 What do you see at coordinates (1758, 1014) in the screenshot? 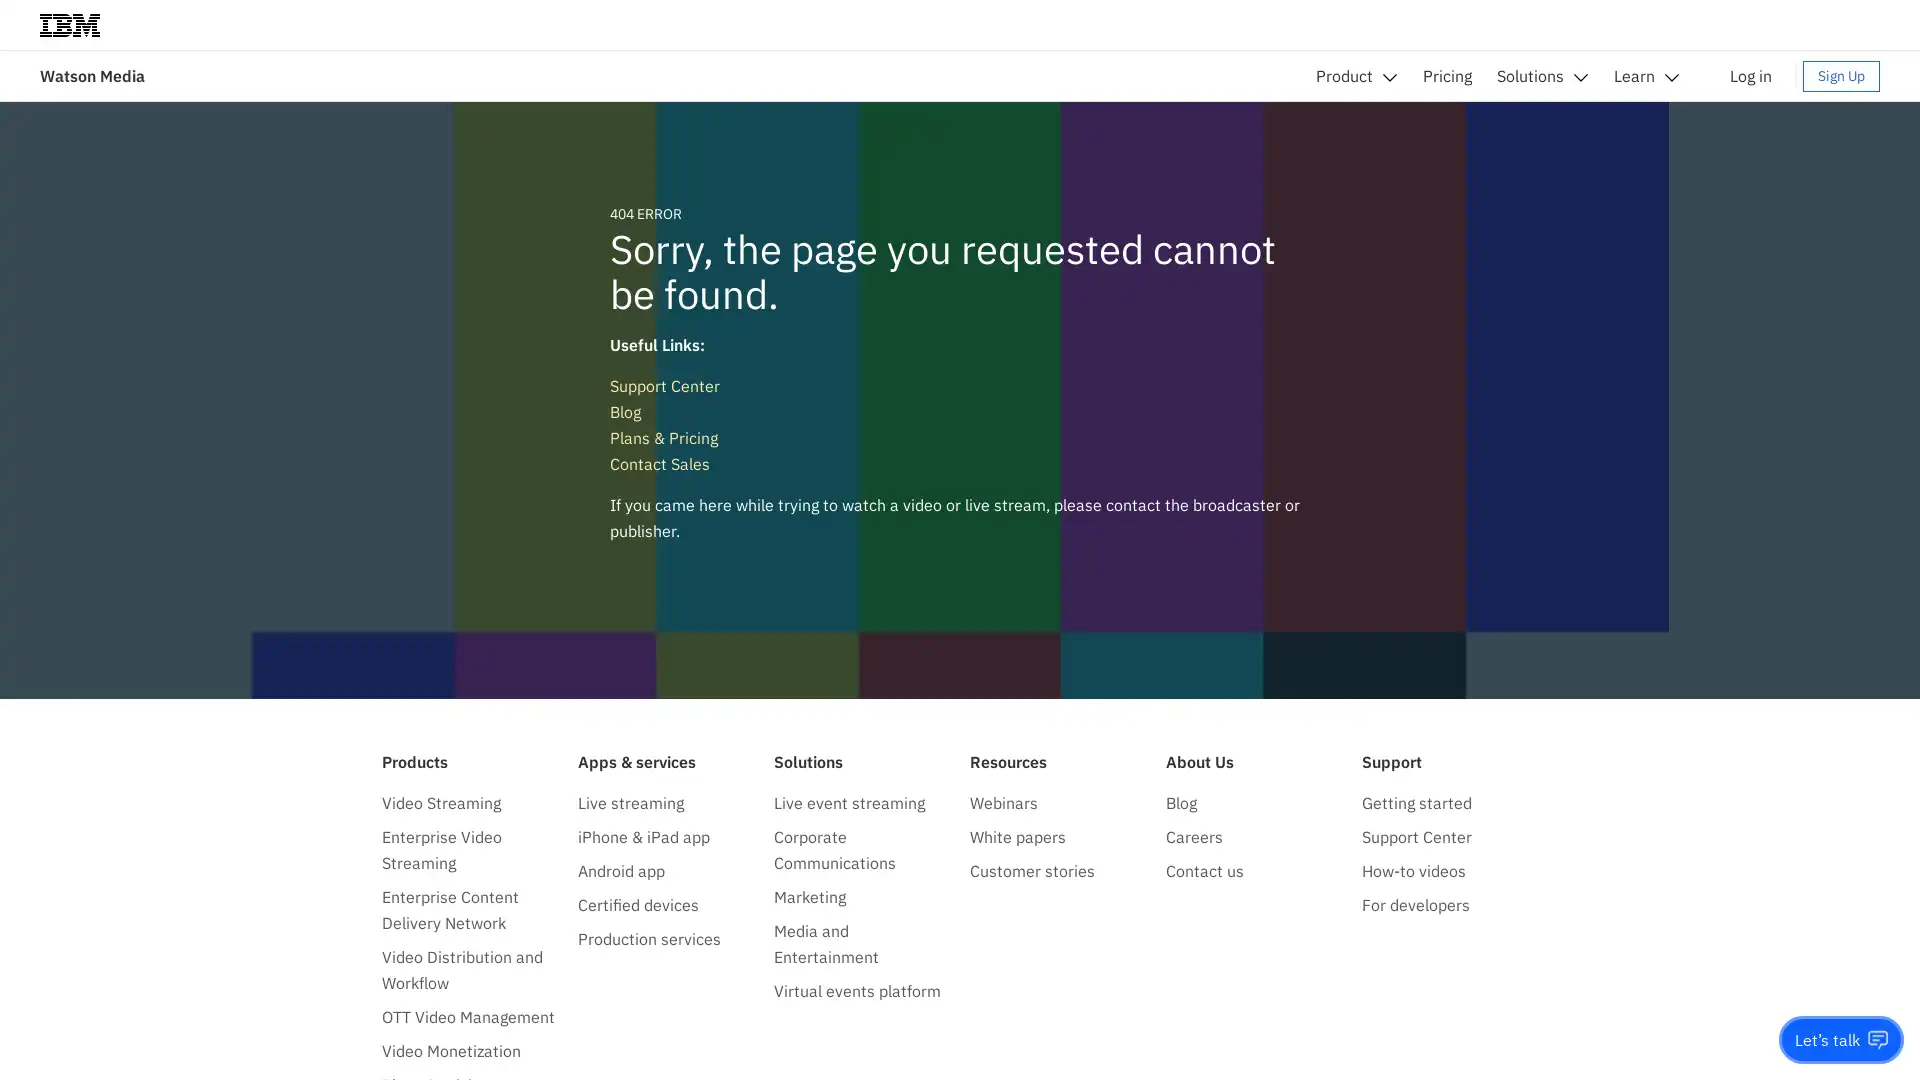
I see `Do not sell my personal information` at bounding box center [1758, 1014].